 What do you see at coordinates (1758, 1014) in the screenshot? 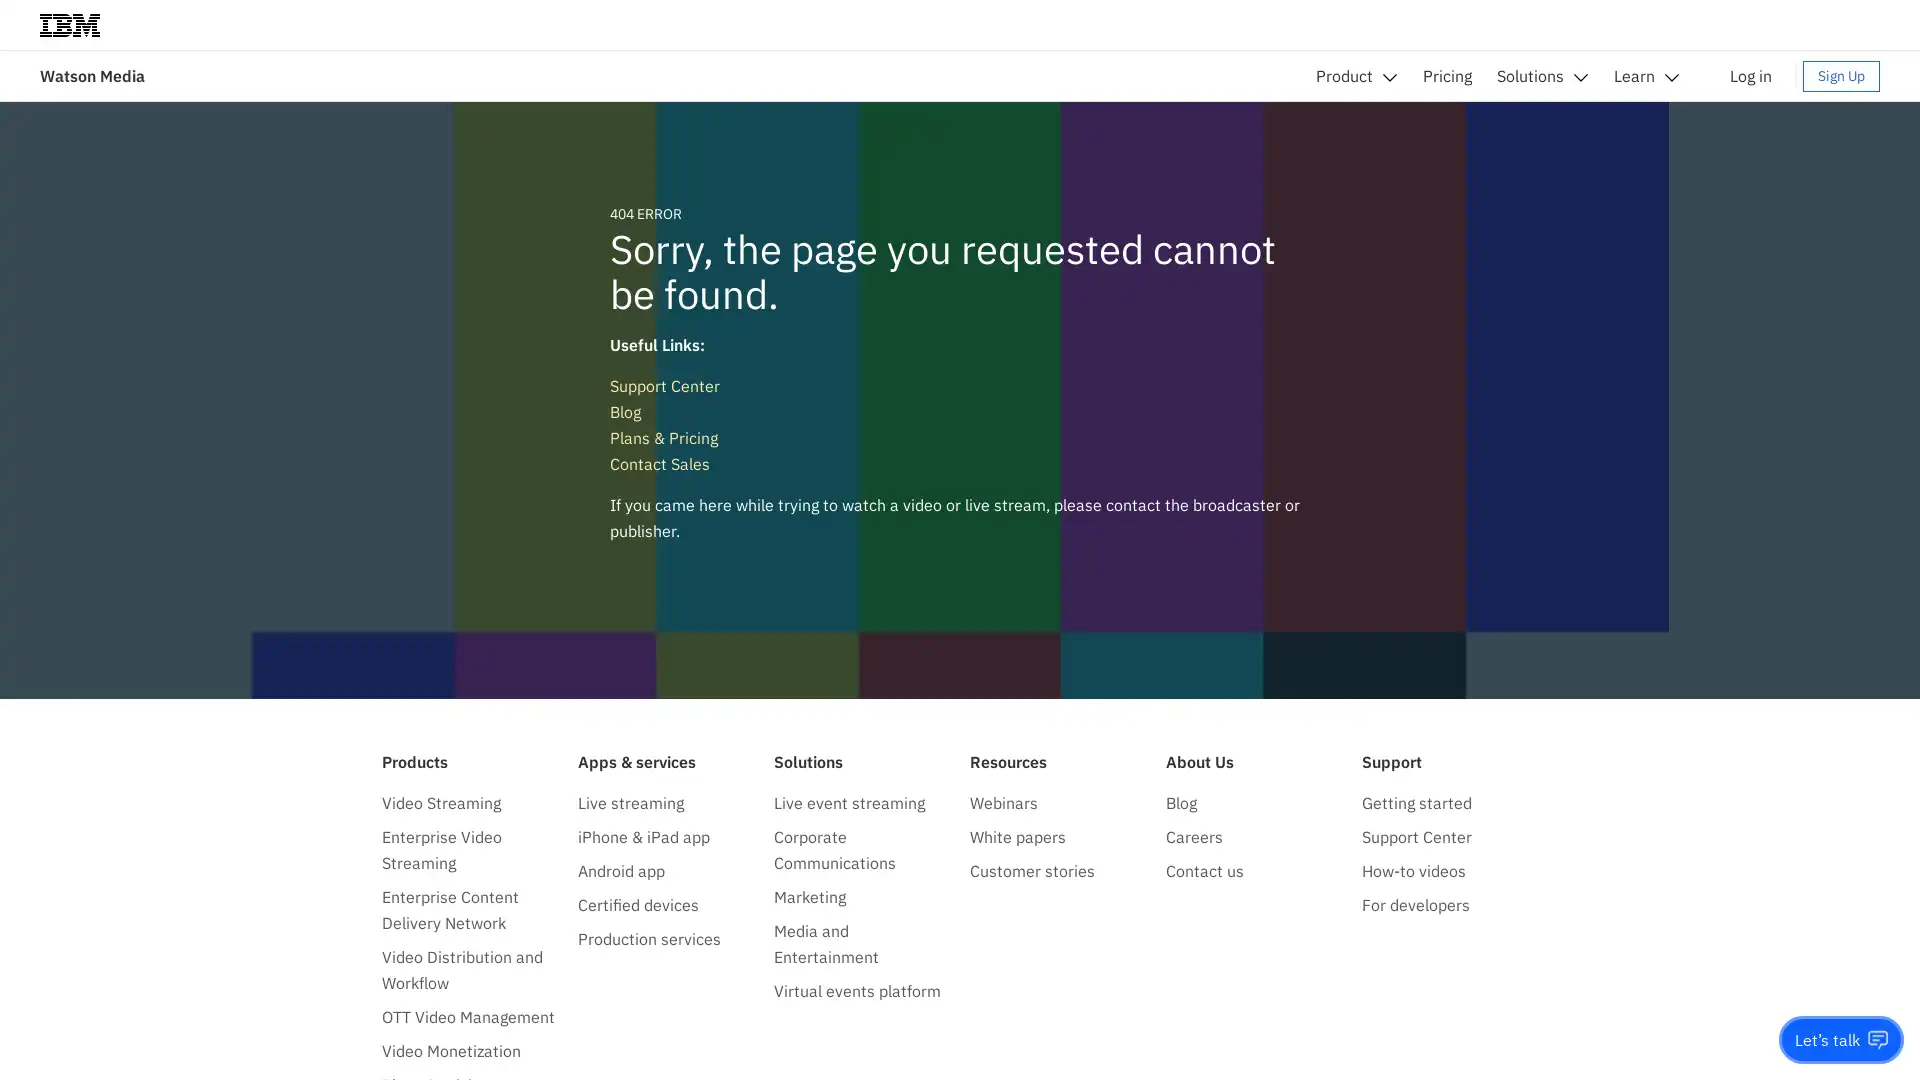
I see `Do not sell my personal information` at bounding box center [1758, 1014].